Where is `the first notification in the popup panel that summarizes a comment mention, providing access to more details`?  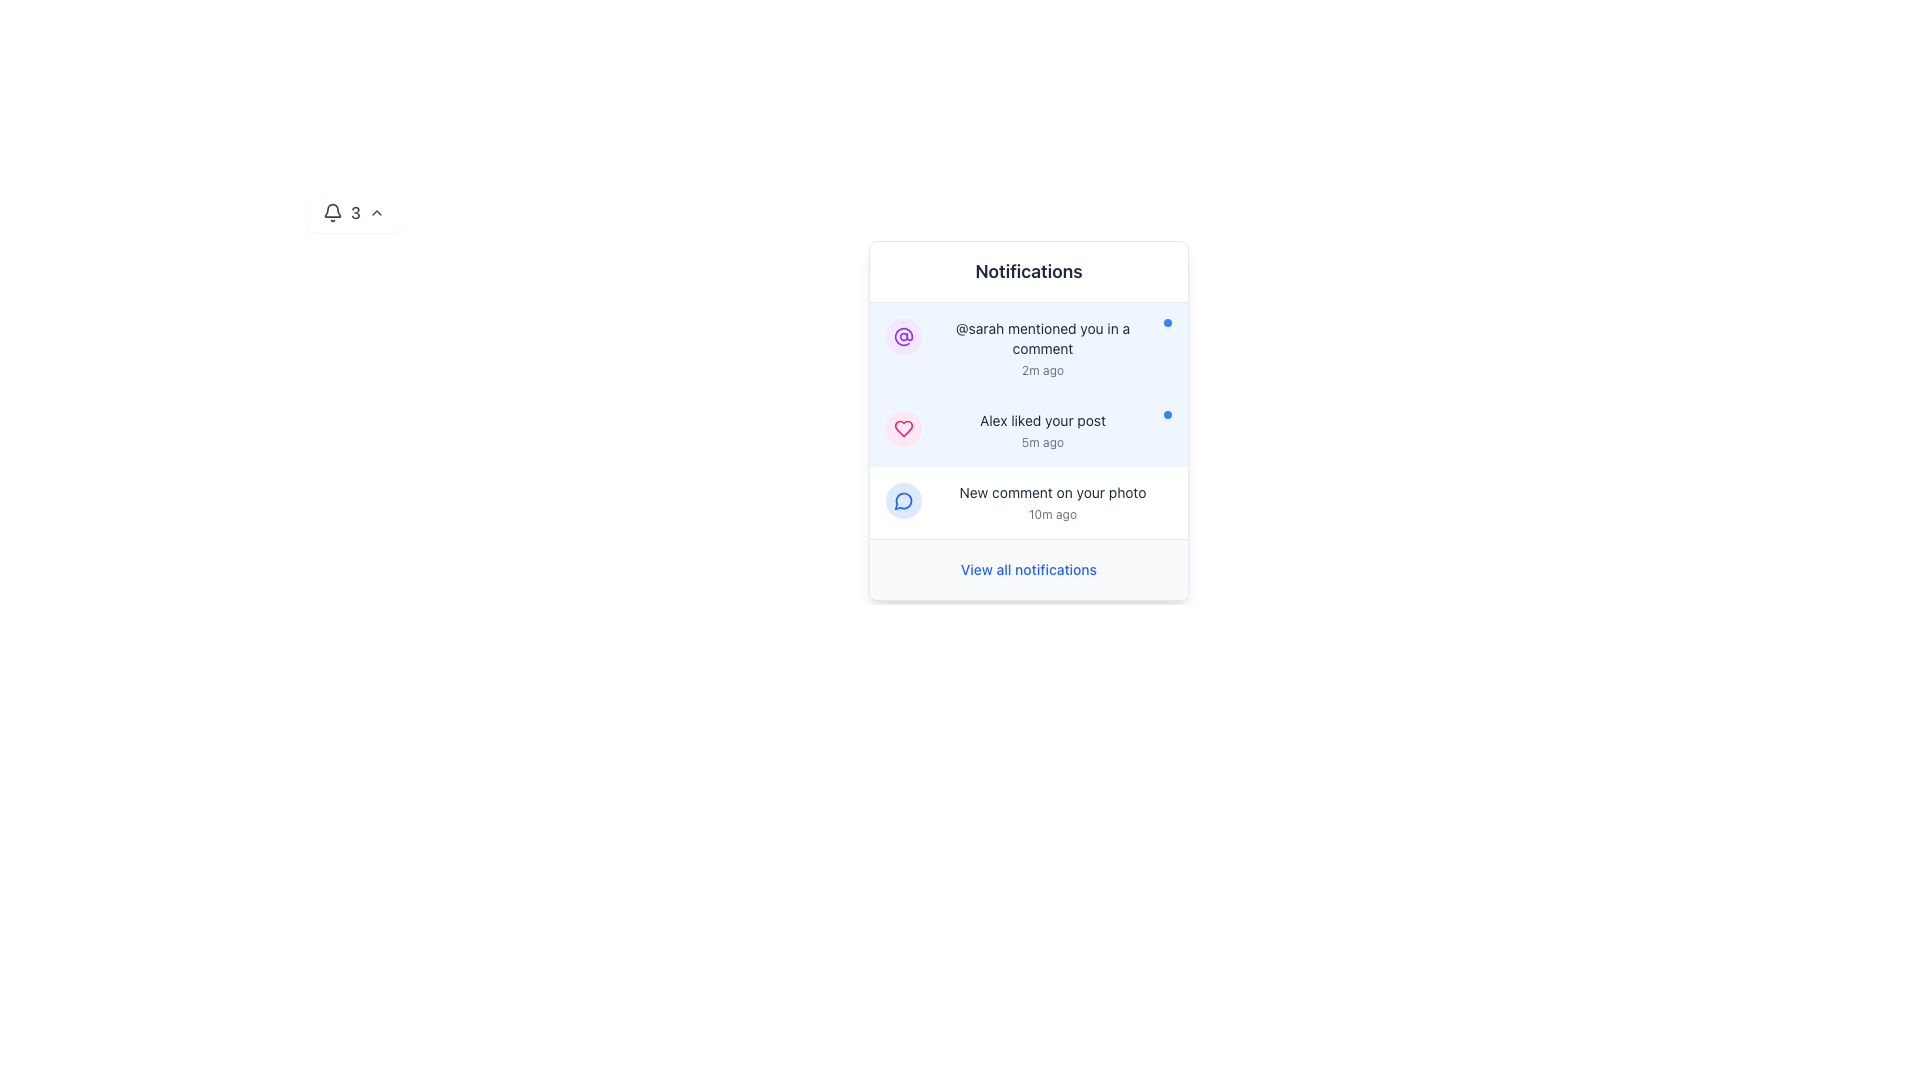
the first notification in the popup panel that summarizes a comment mention, providing access to more details is located at coordinates (1028, 347).